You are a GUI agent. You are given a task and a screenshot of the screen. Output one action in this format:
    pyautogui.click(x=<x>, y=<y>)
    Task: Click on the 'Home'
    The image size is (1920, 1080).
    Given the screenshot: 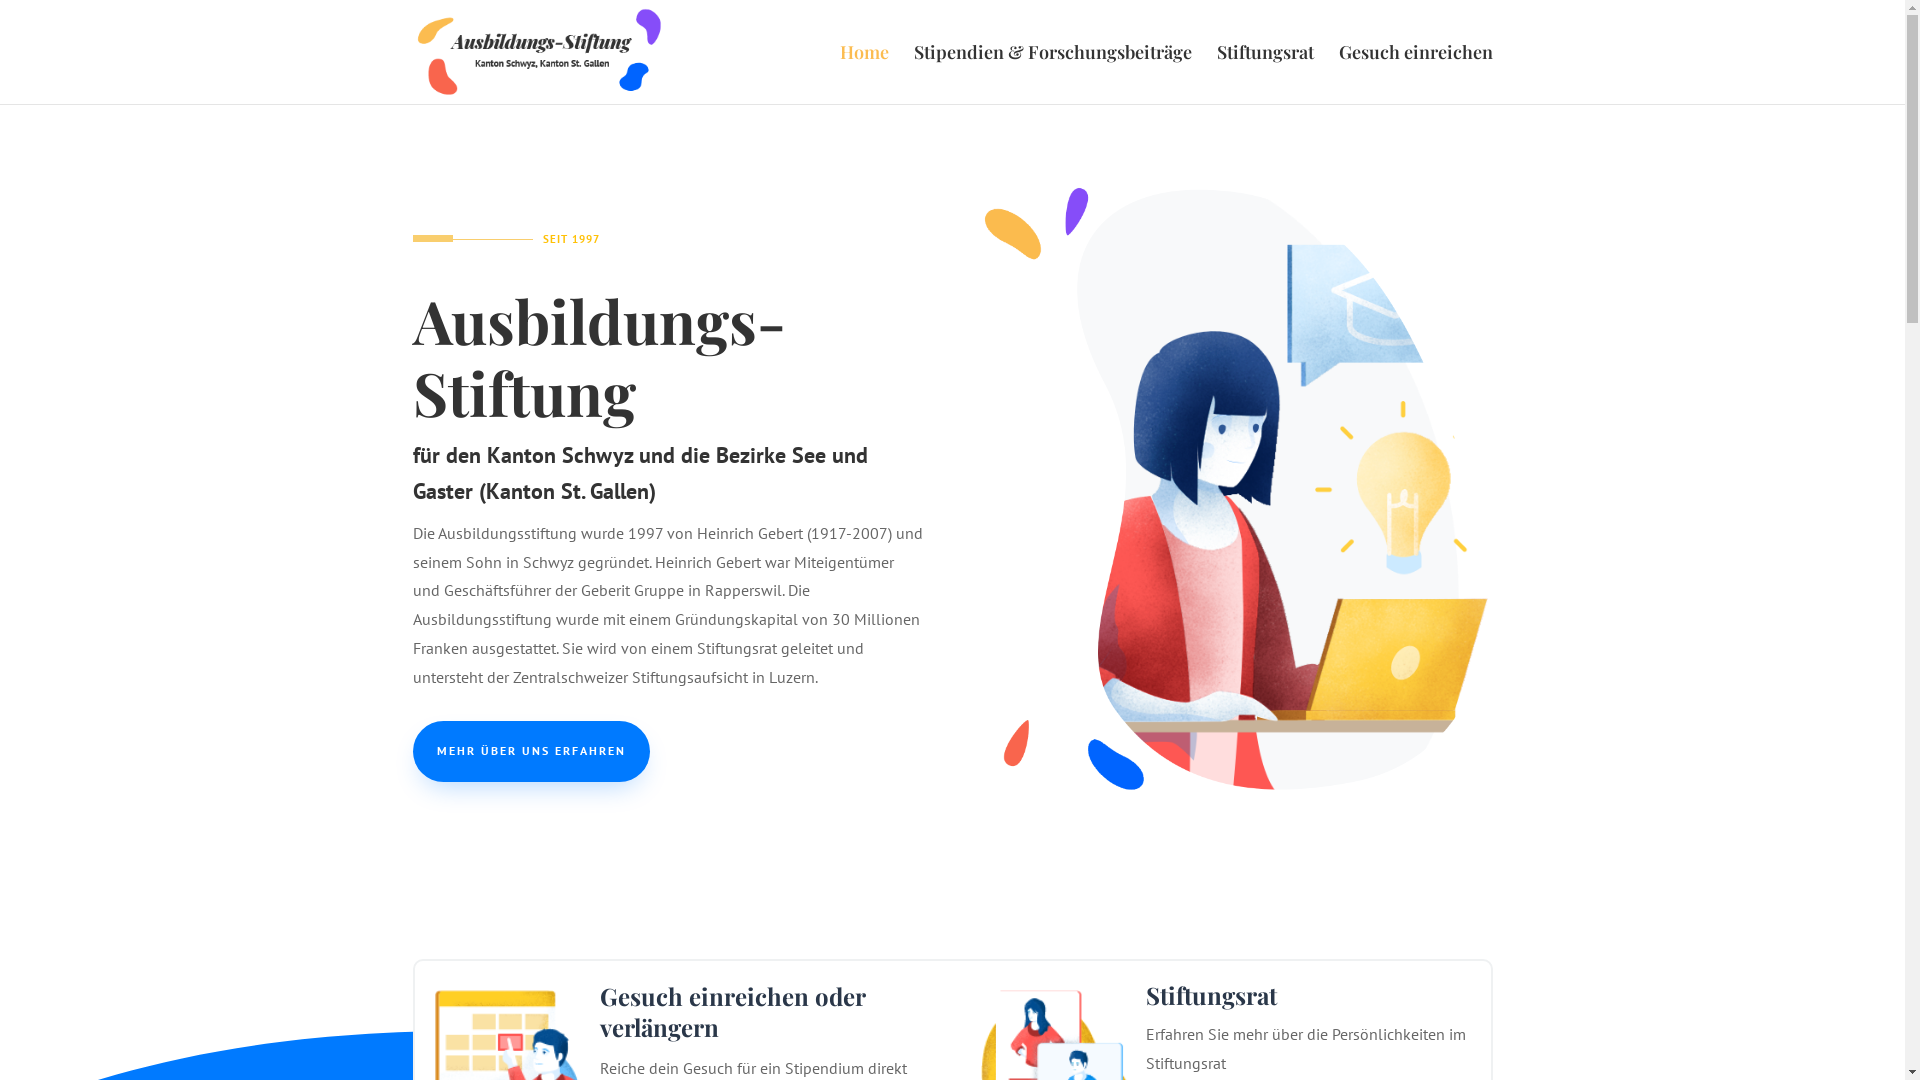 What is the action you would take?
    pyautogui.click(x=864, y=73)
    